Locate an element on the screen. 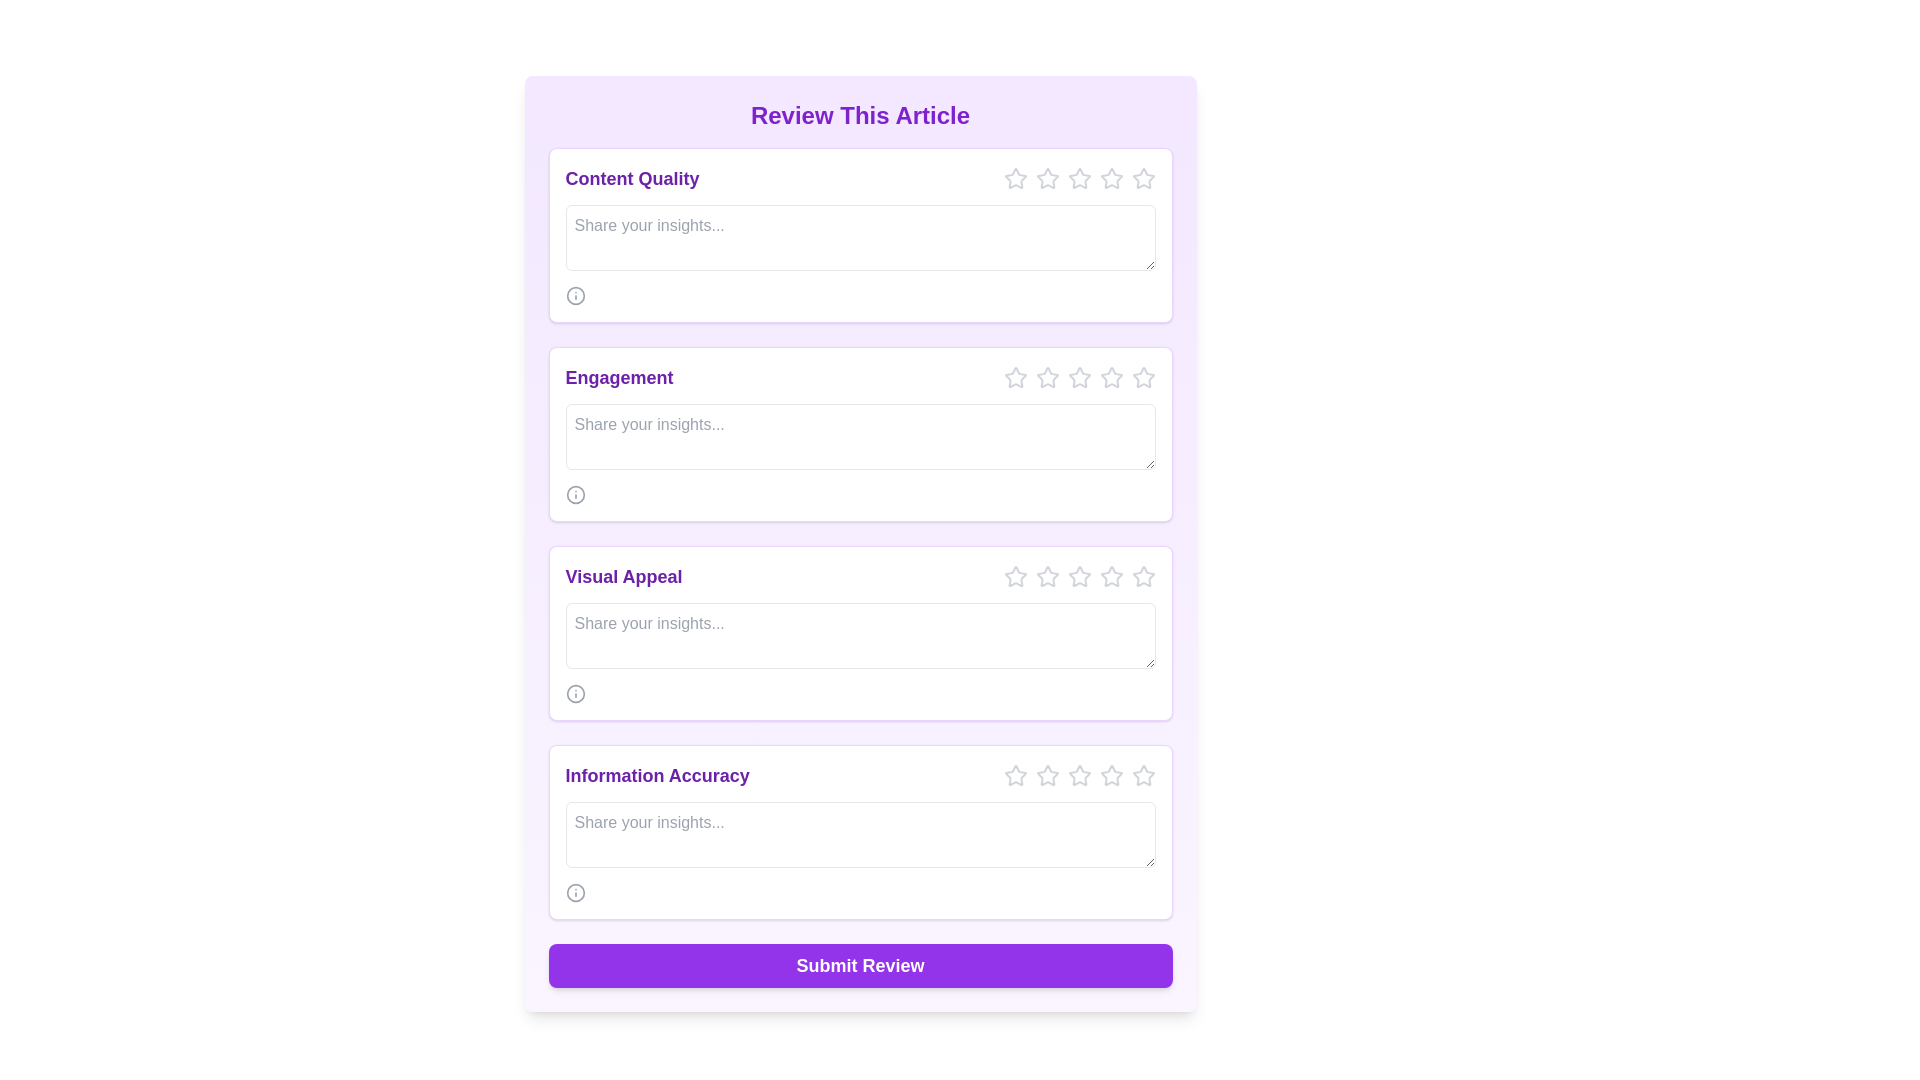  the 'Content Quality' text label styled in bold purple font, located at the top-left position of the card layout is located at coordinates (631, 177).